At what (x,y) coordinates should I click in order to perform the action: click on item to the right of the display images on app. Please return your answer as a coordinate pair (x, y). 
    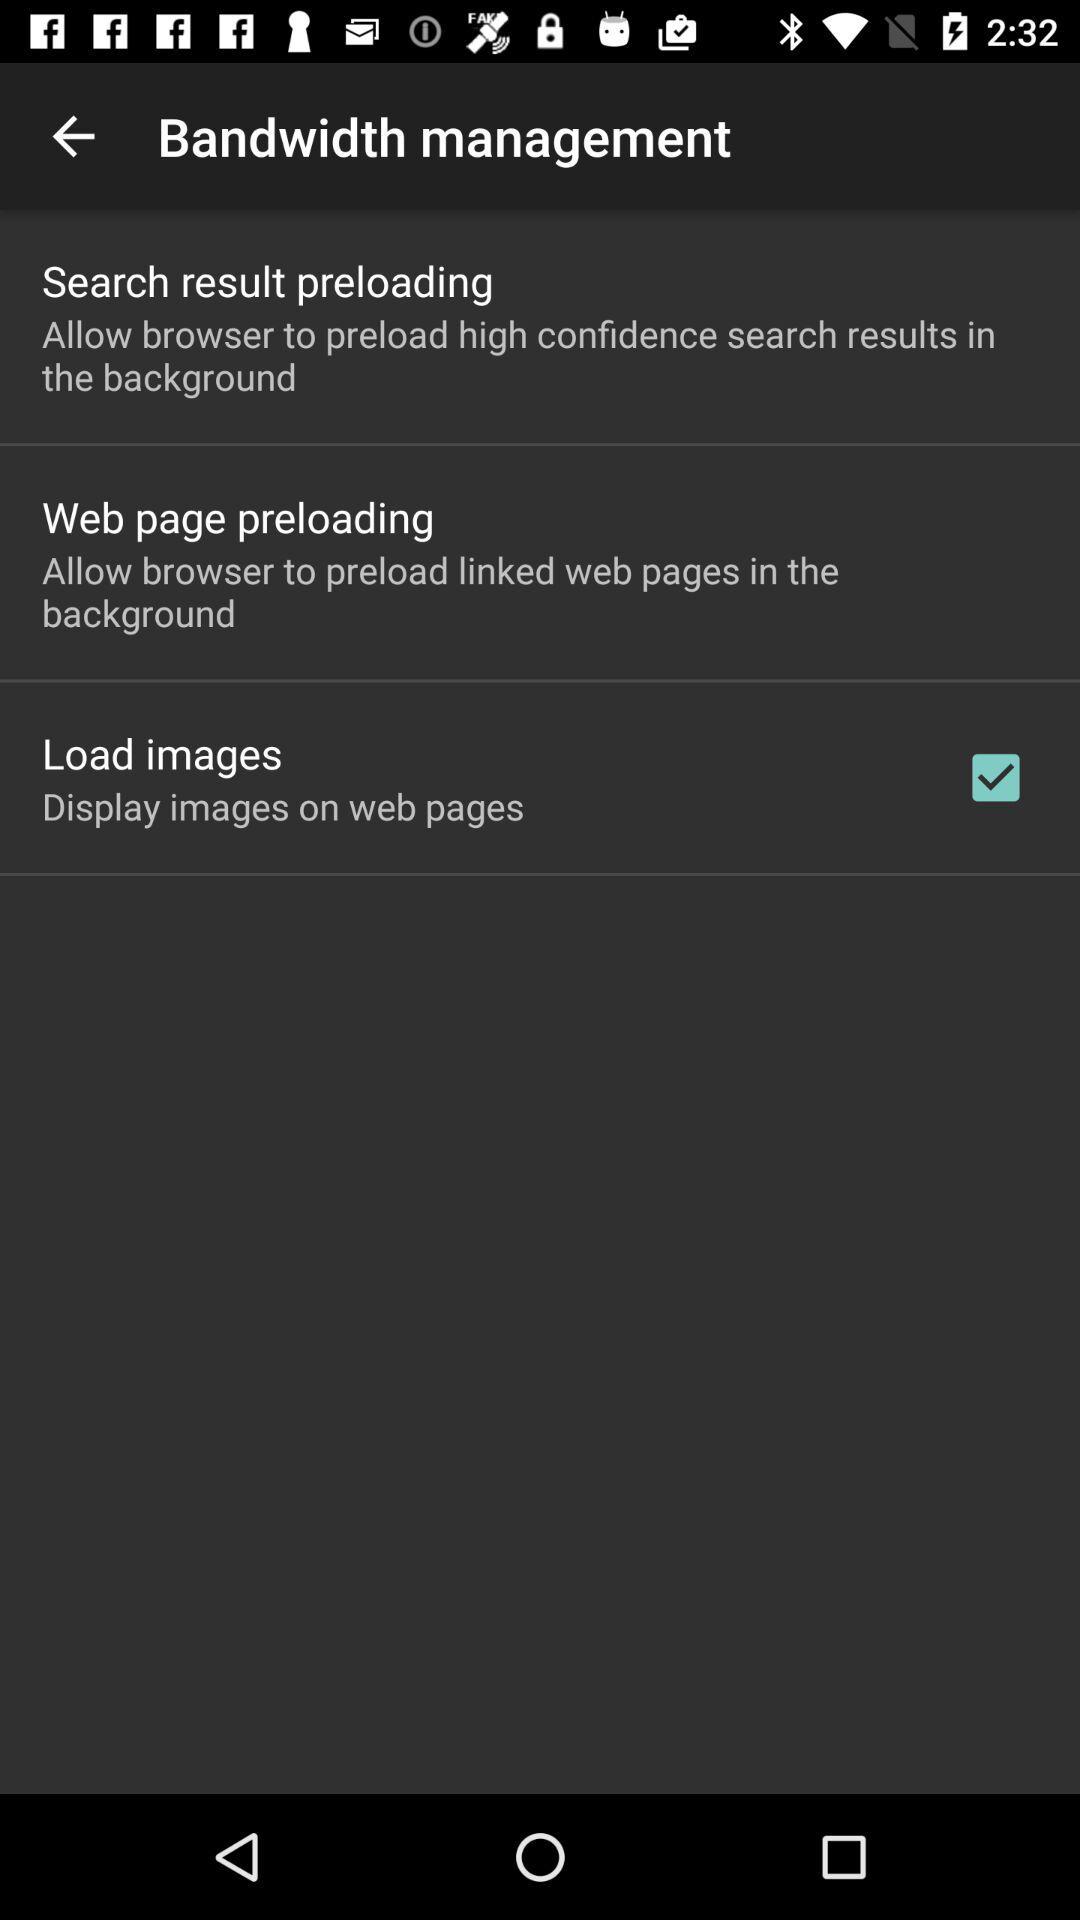
    Looking at the image, I should click on (995, 776).